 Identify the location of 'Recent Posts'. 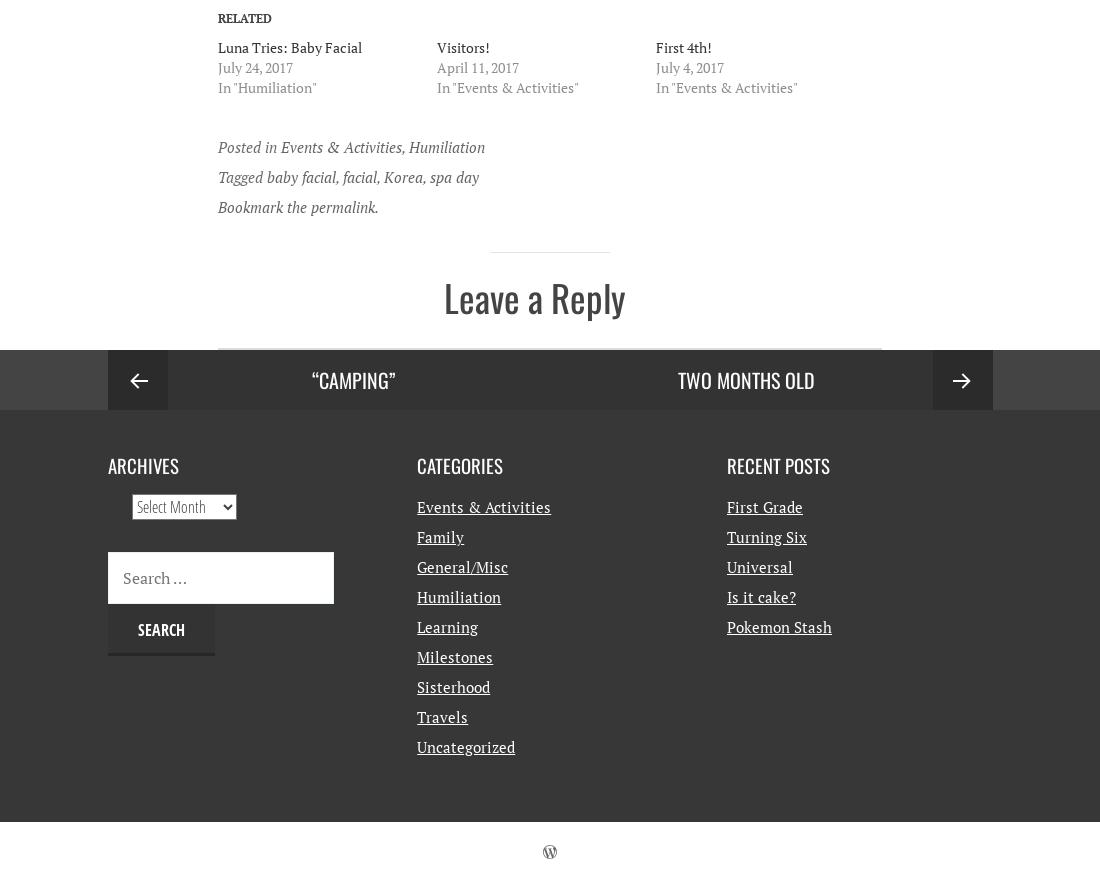
(778, 464).